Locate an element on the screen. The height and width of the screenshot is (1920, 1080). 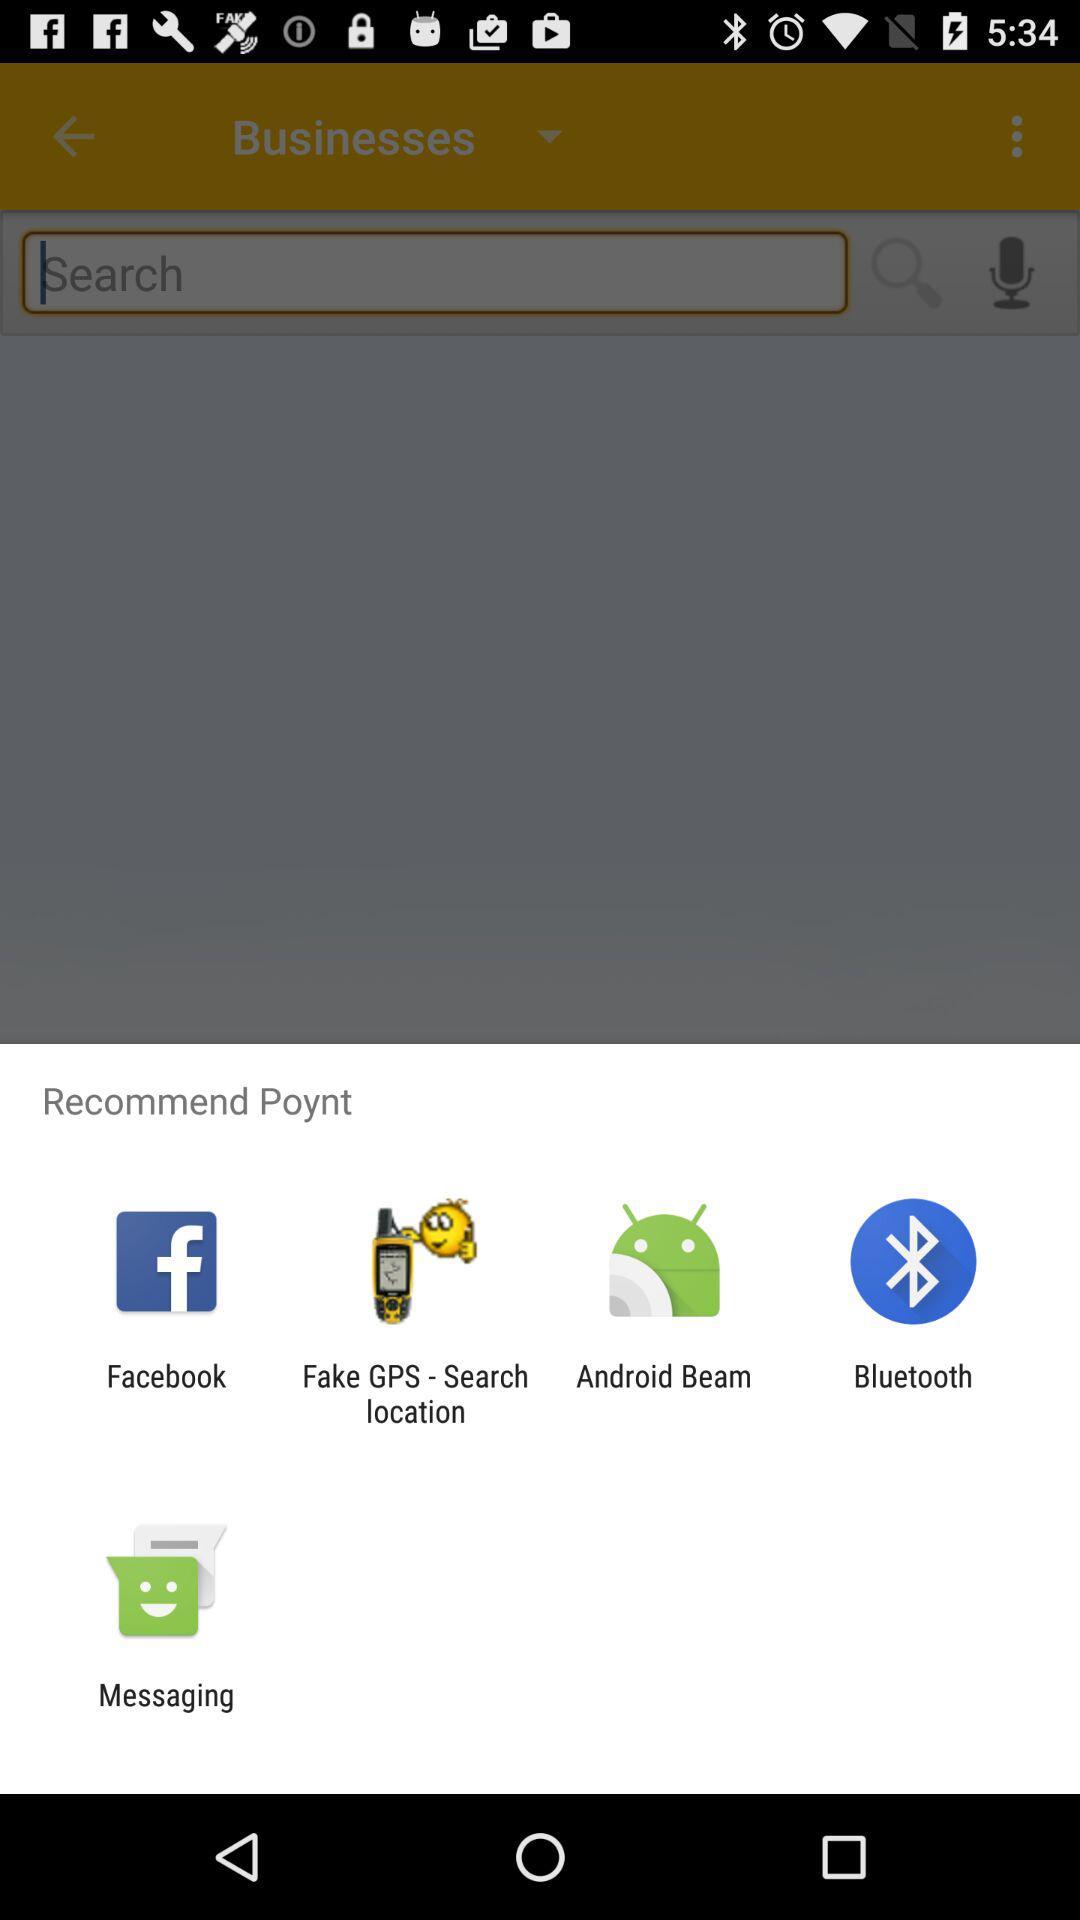
the icon next to fake gps search item is located at coordinates (664, 1392).